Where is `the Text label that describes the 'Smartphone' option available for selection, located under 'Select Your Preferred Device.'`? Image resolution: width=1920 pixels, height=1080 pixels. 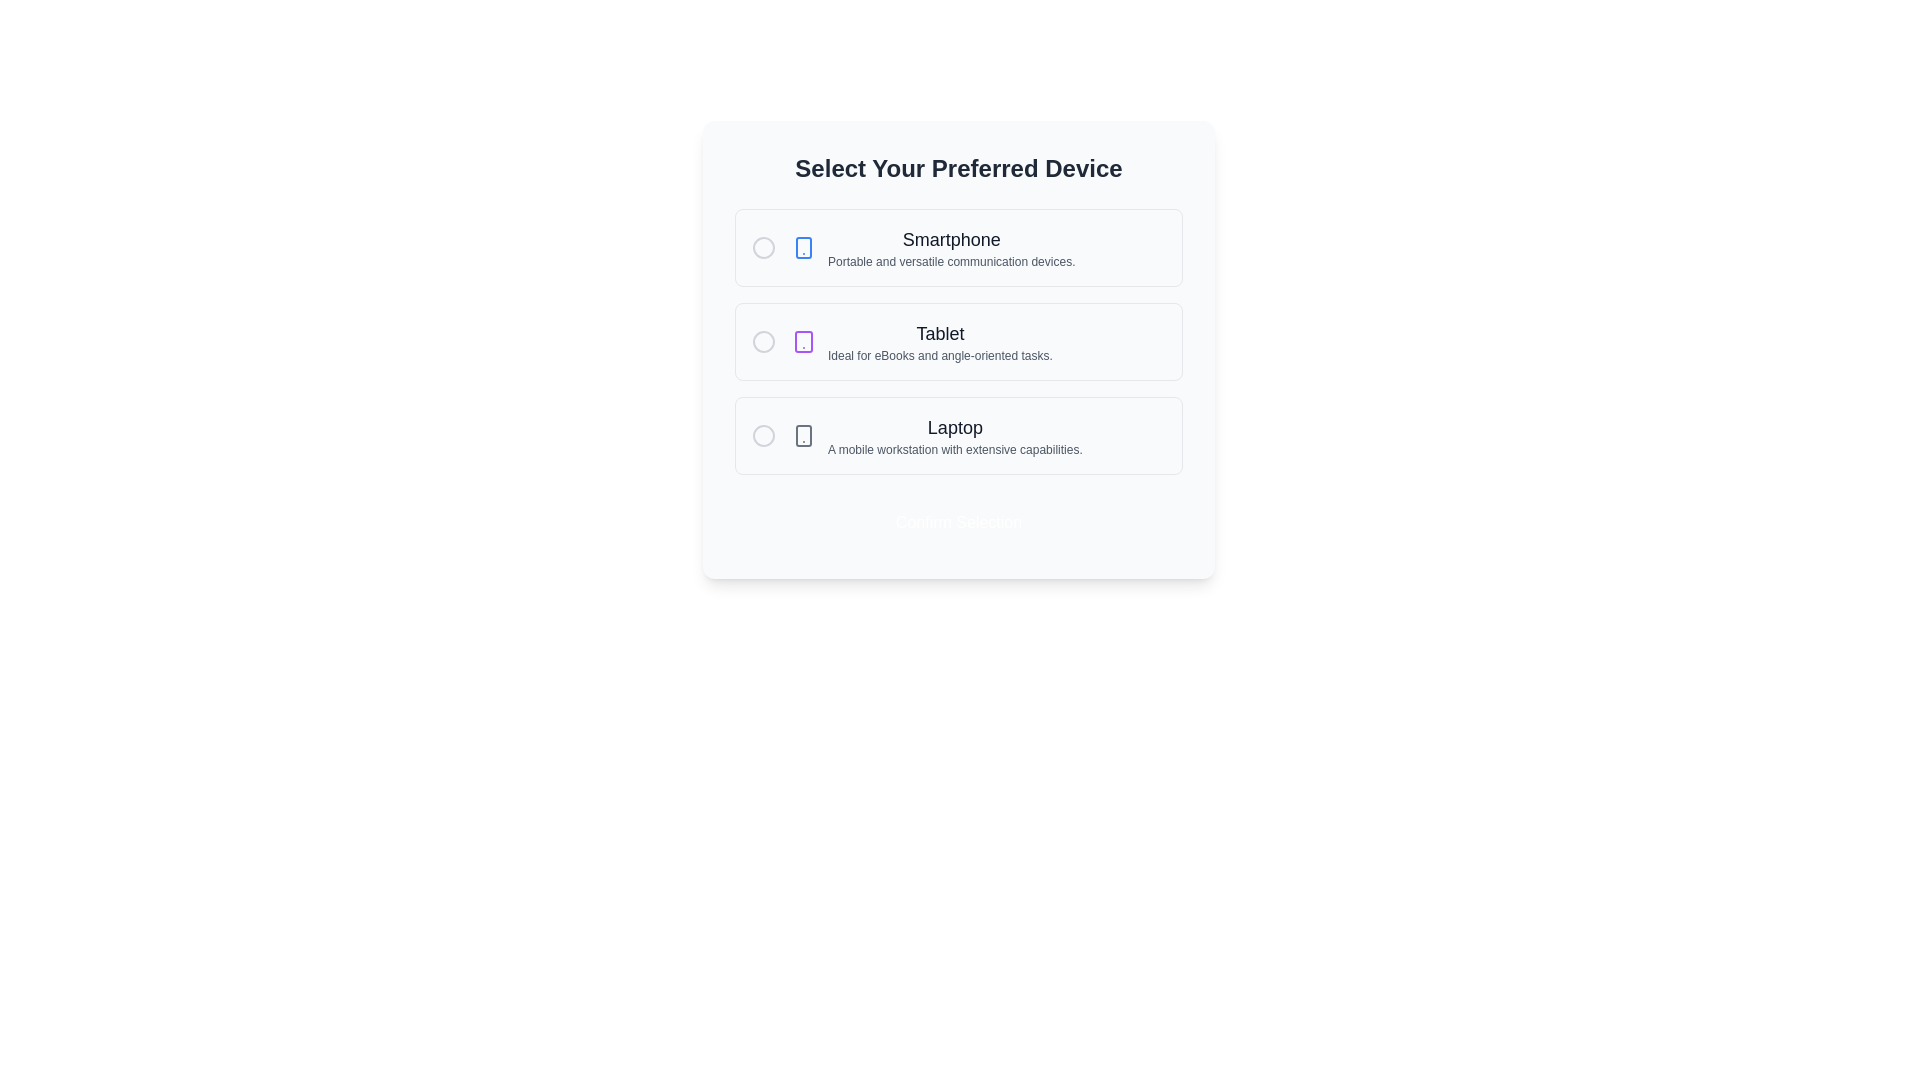
the Text label that describes the 'Smartphone' option available for selection, located under 'Select Your Preferred Device.' is located at coordinates (950, 246).